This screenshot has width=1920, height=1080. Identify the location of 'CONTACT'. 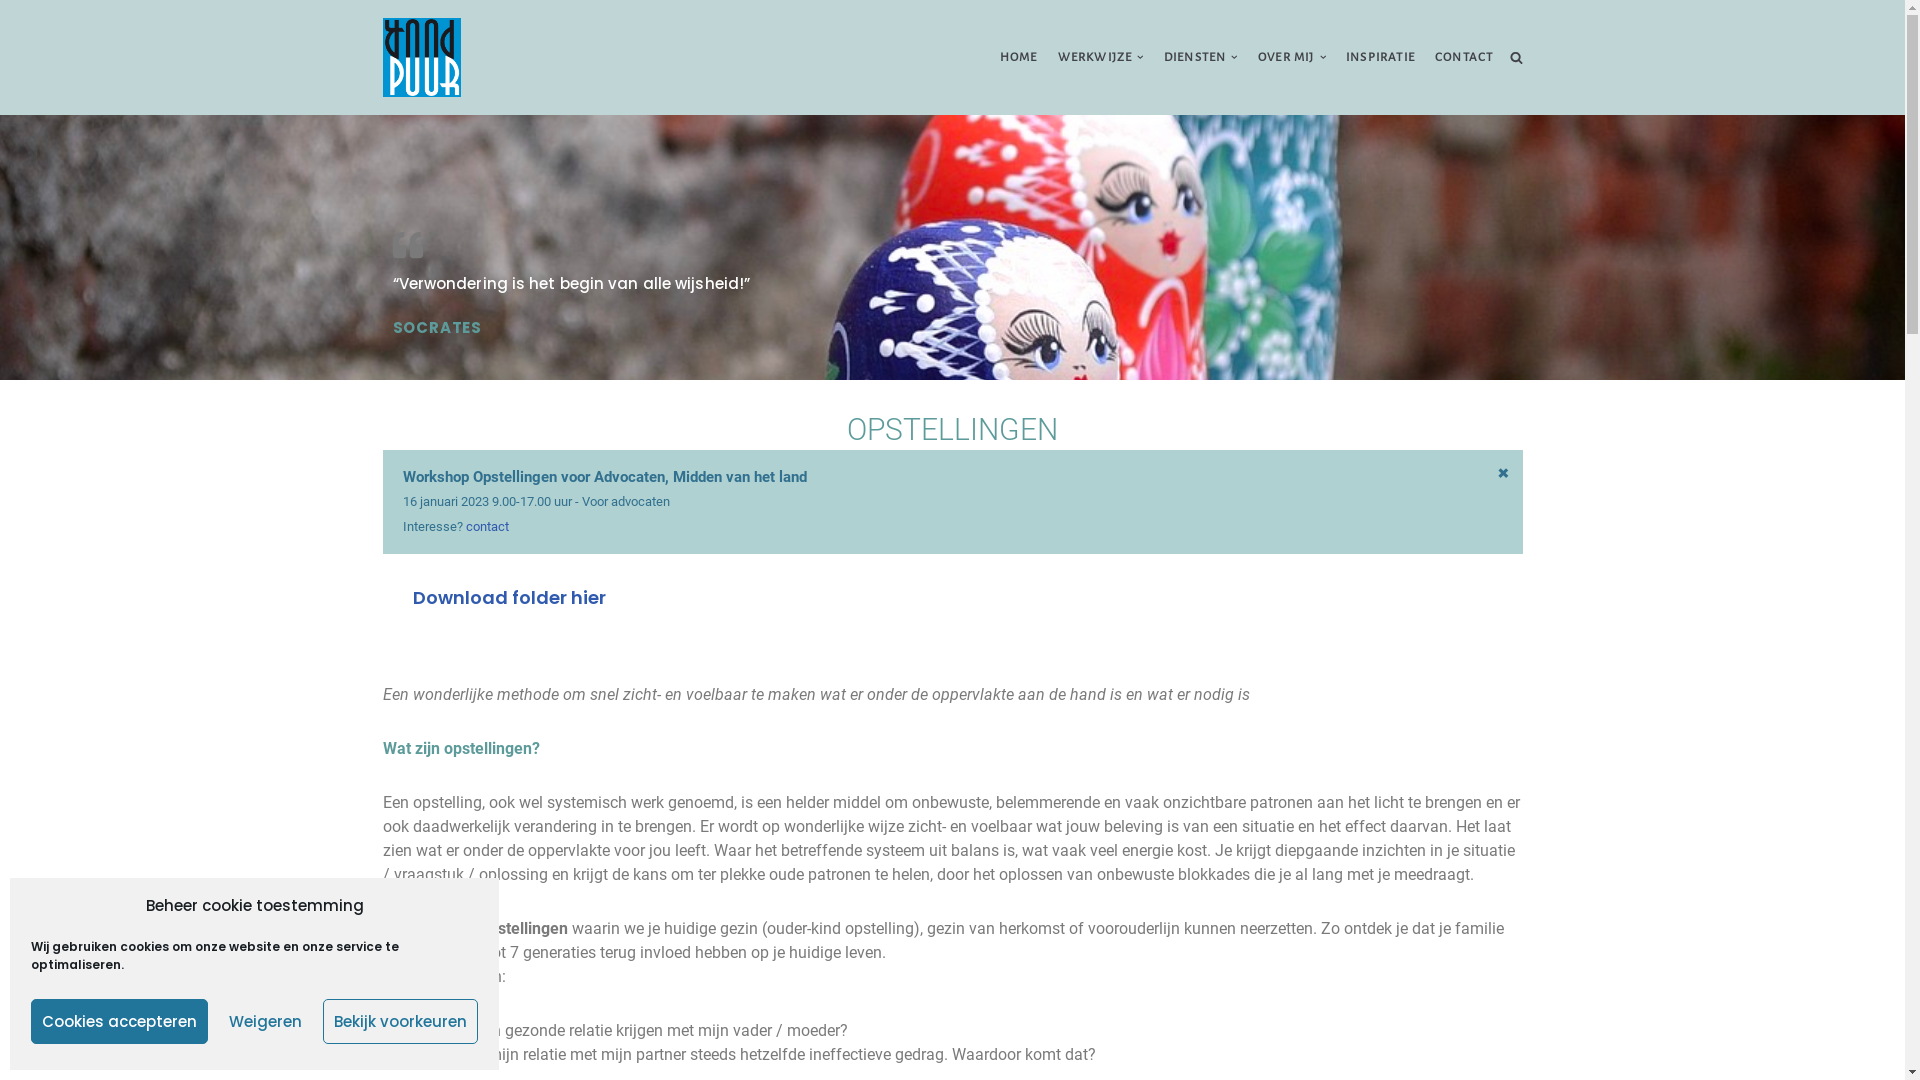
(1464, 56).